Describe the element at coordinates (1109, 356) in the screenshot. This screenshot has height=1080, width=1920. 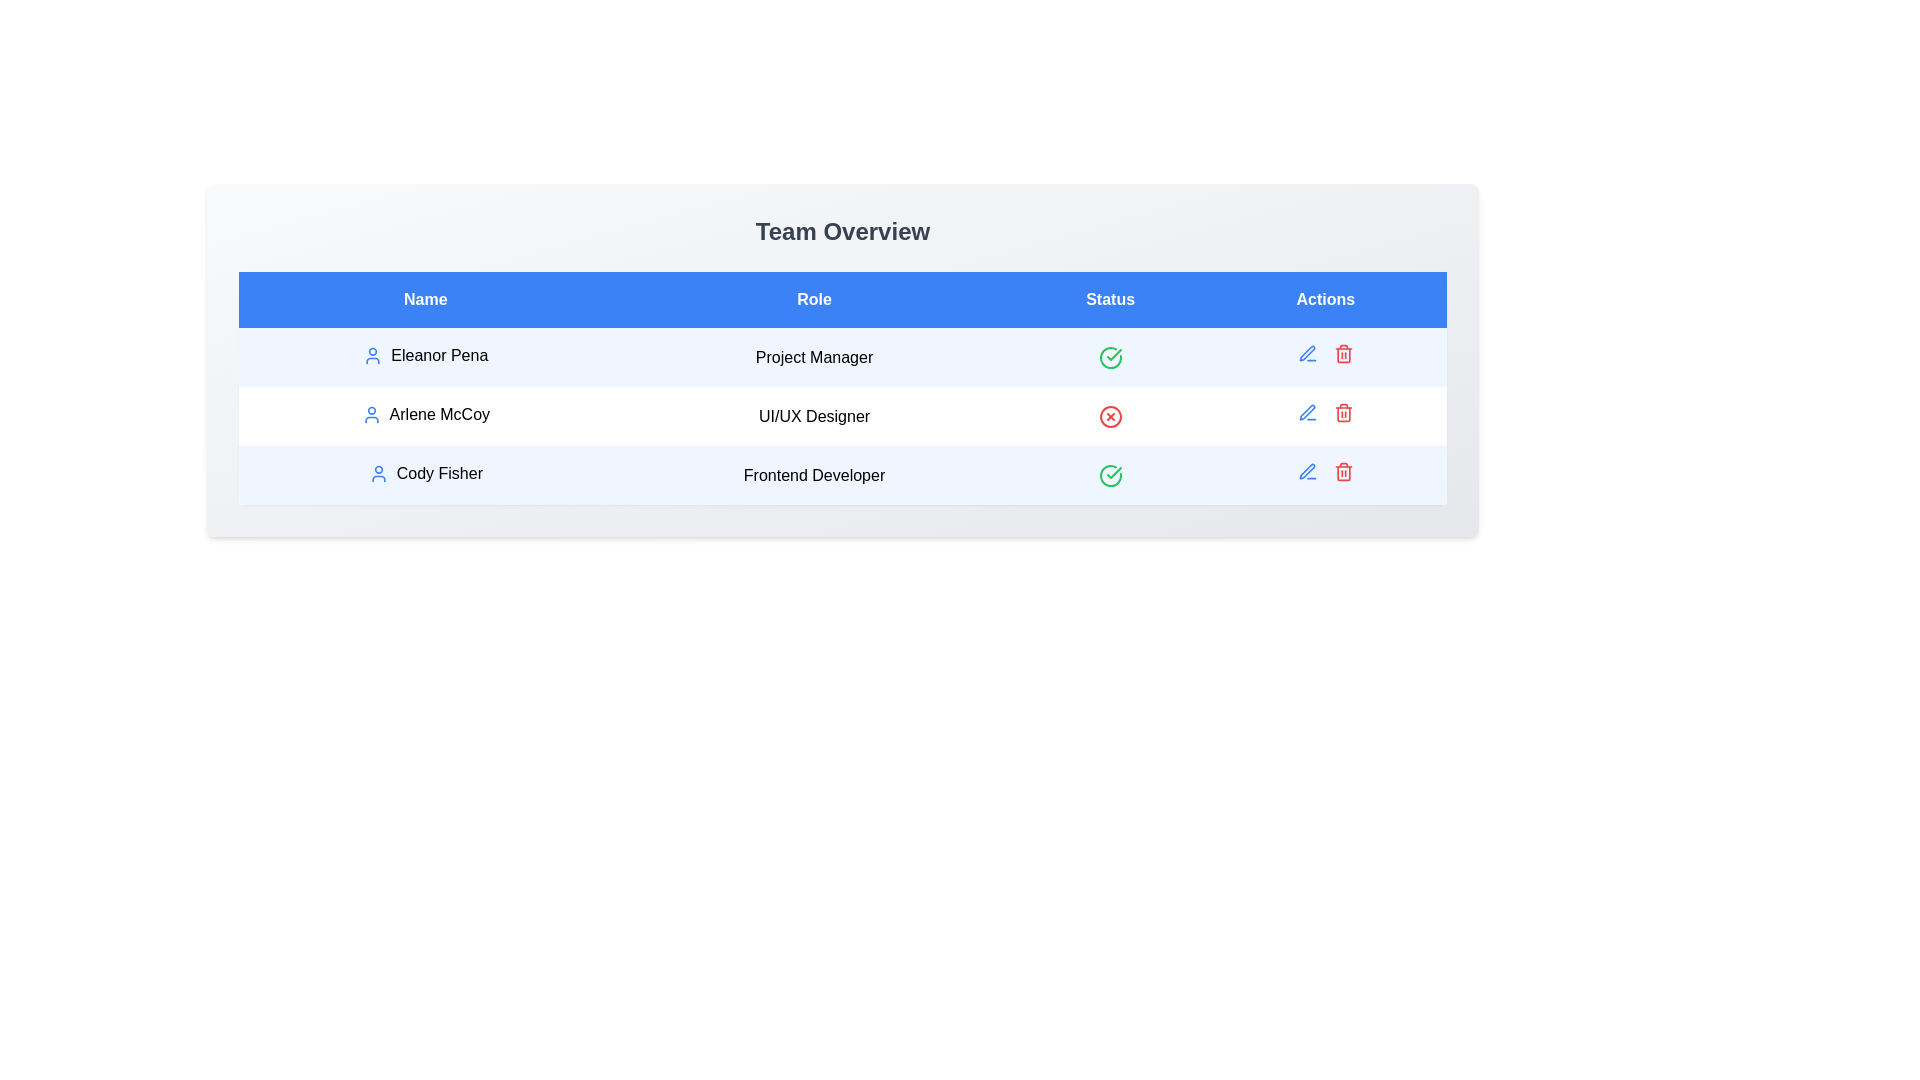
I see `the status indicator icon for Eleanor Pena, the Project Manager, located in the 'Status' column of the first row in the 'Team Overview' table` at that location.